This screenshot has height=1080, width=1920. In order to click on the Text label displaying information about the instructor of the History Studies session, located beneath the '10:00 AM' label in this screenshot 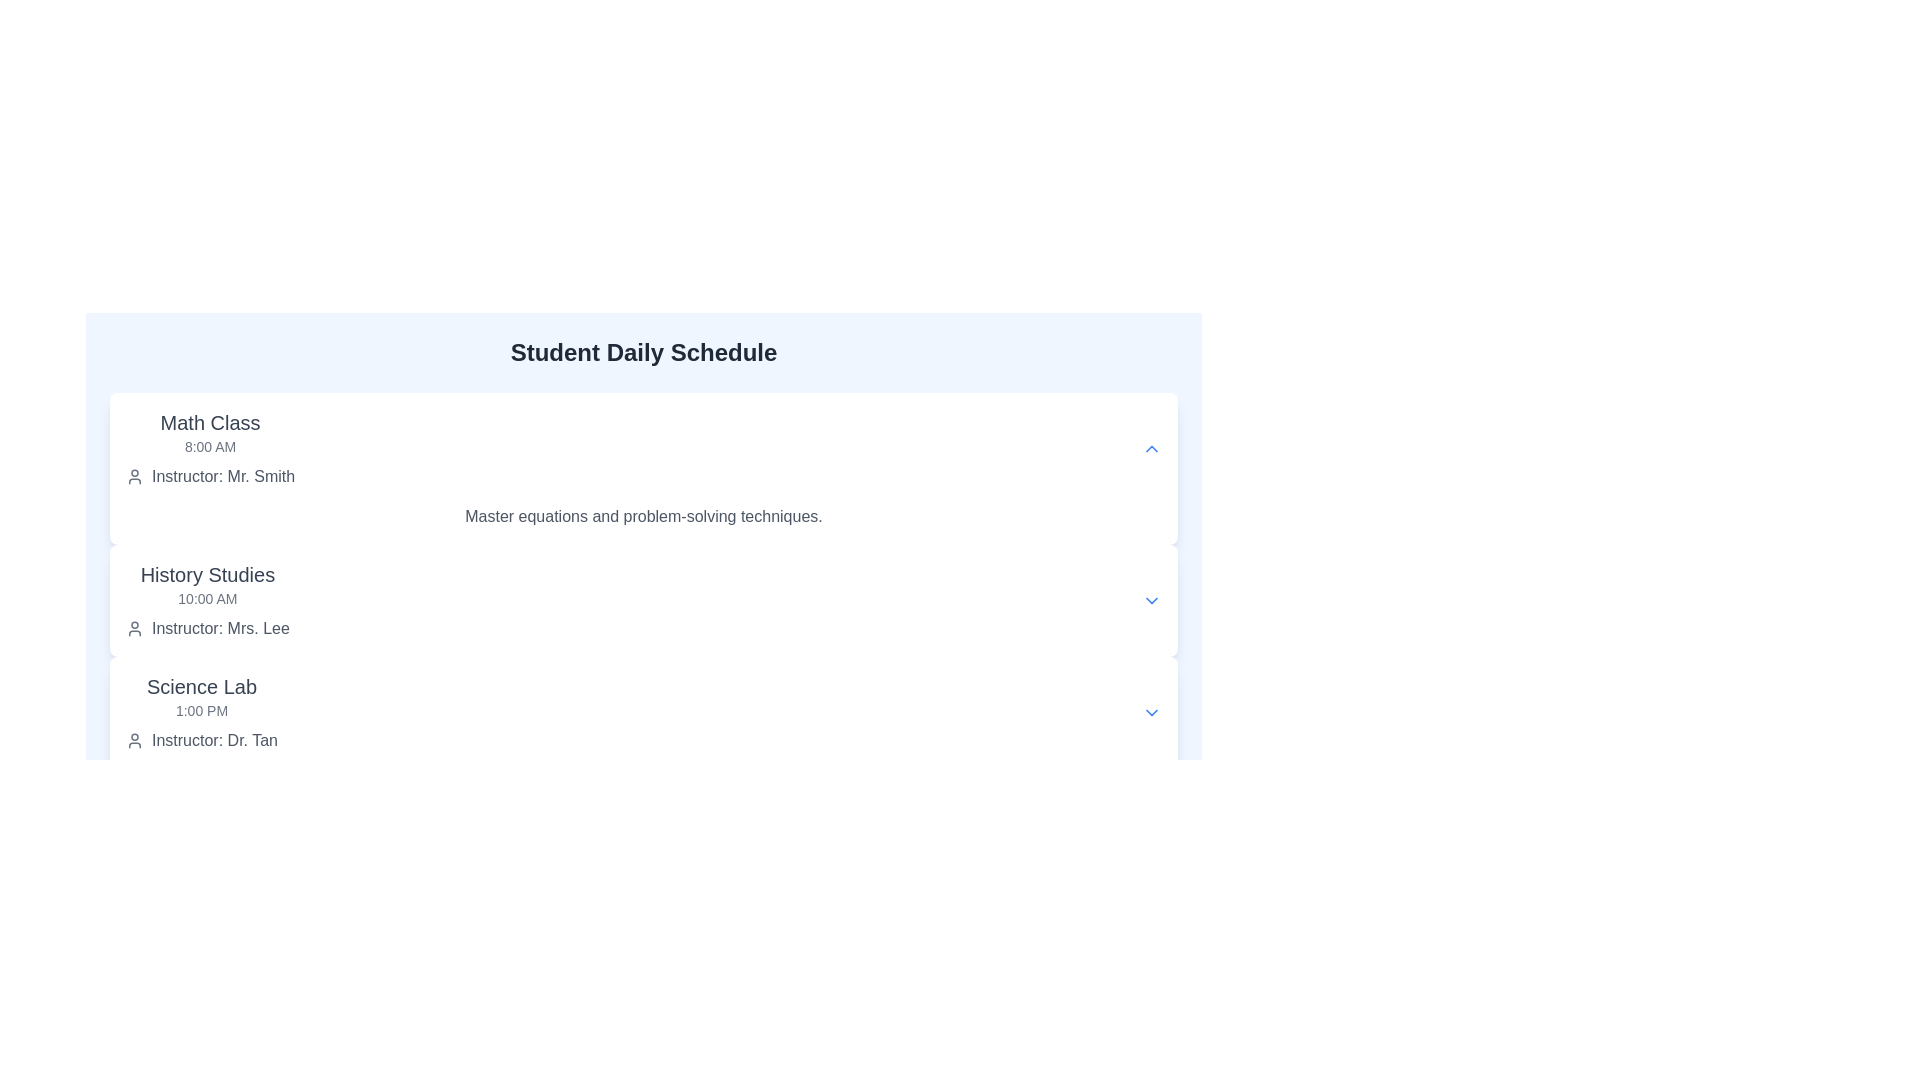, I will do `click(207, 627)`.